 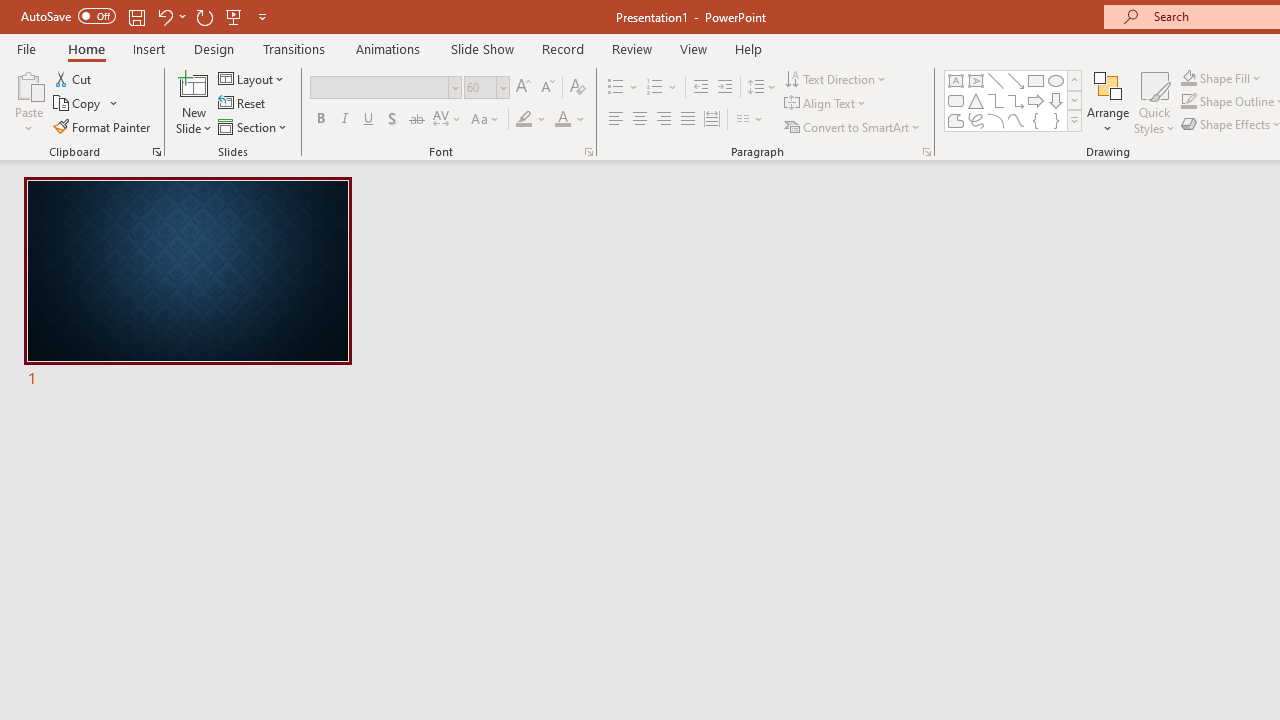 What do you see at coordinates (569, 119) in the screenshot?
I see `'Font Color'` at bounding box center [569, 119].